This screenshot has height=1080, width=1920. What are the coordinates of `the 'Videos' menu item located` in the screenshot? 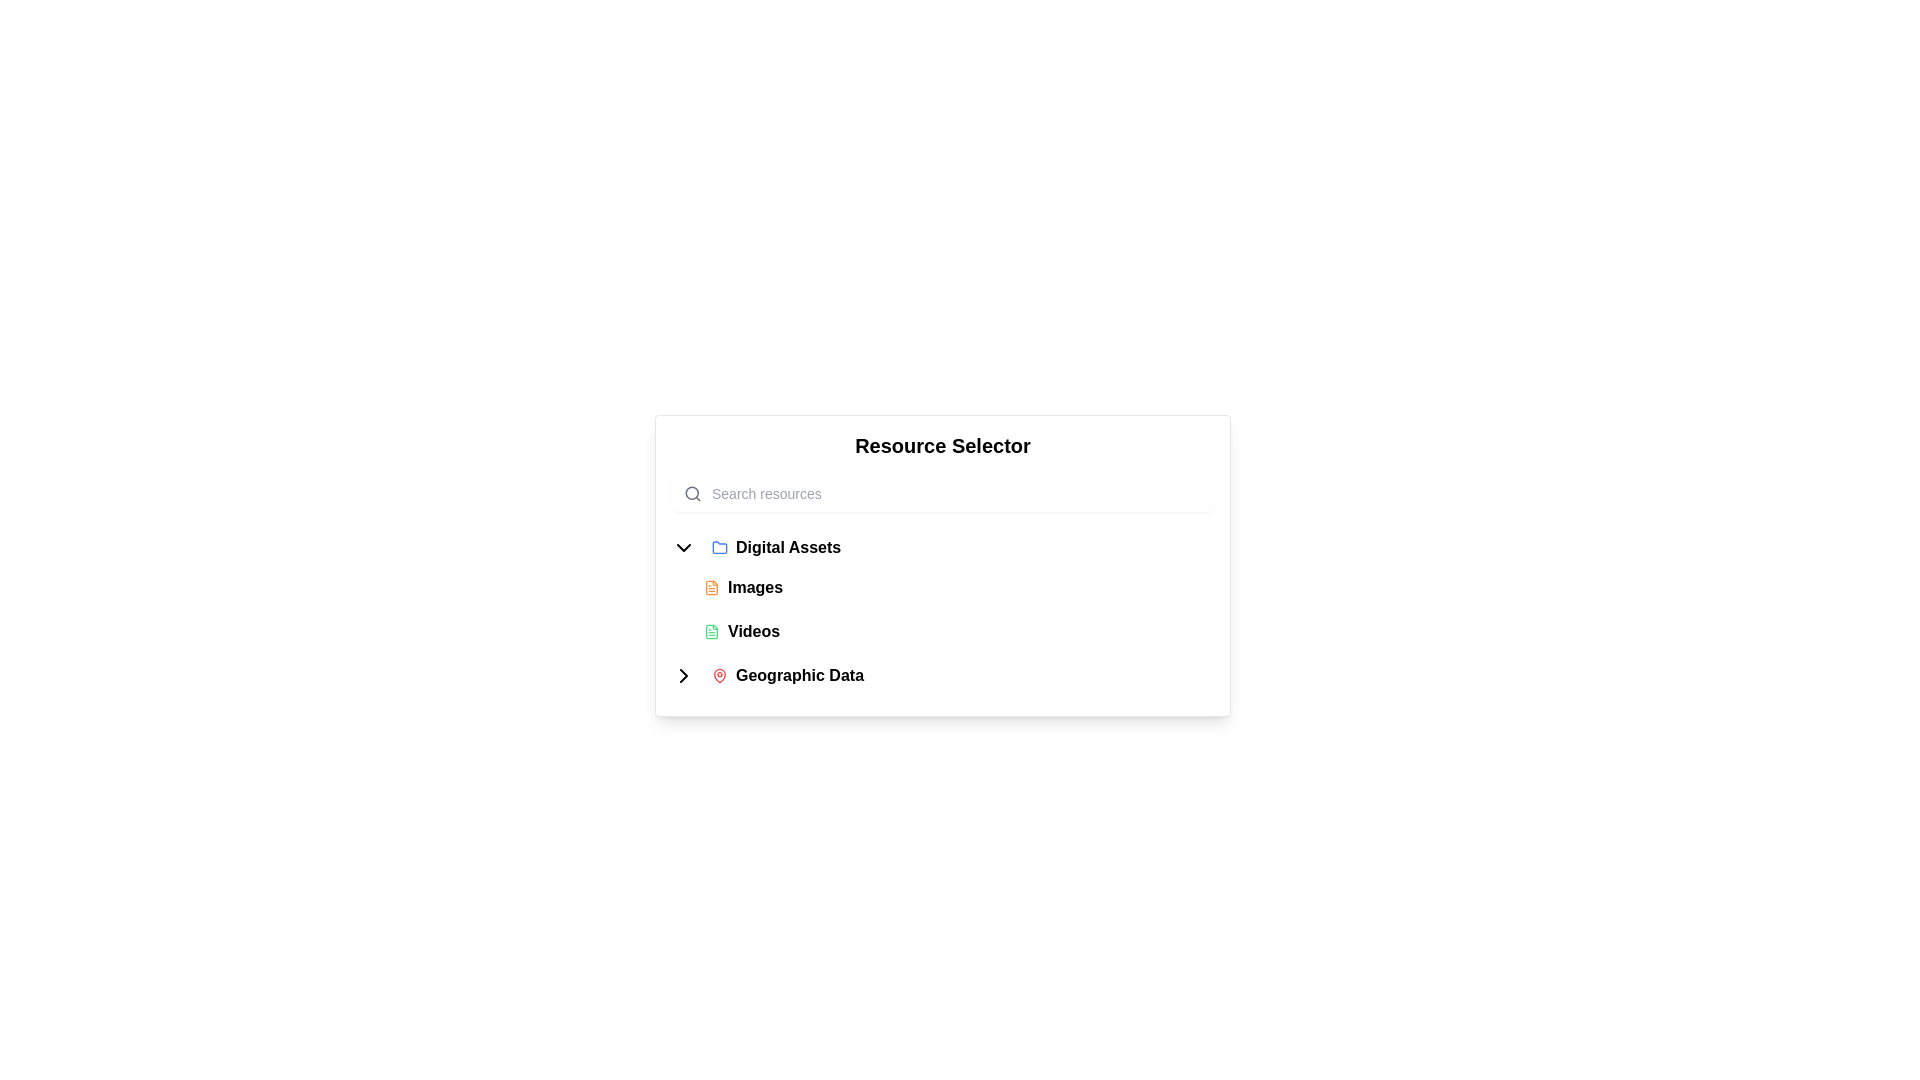 It's located at (954, 632).